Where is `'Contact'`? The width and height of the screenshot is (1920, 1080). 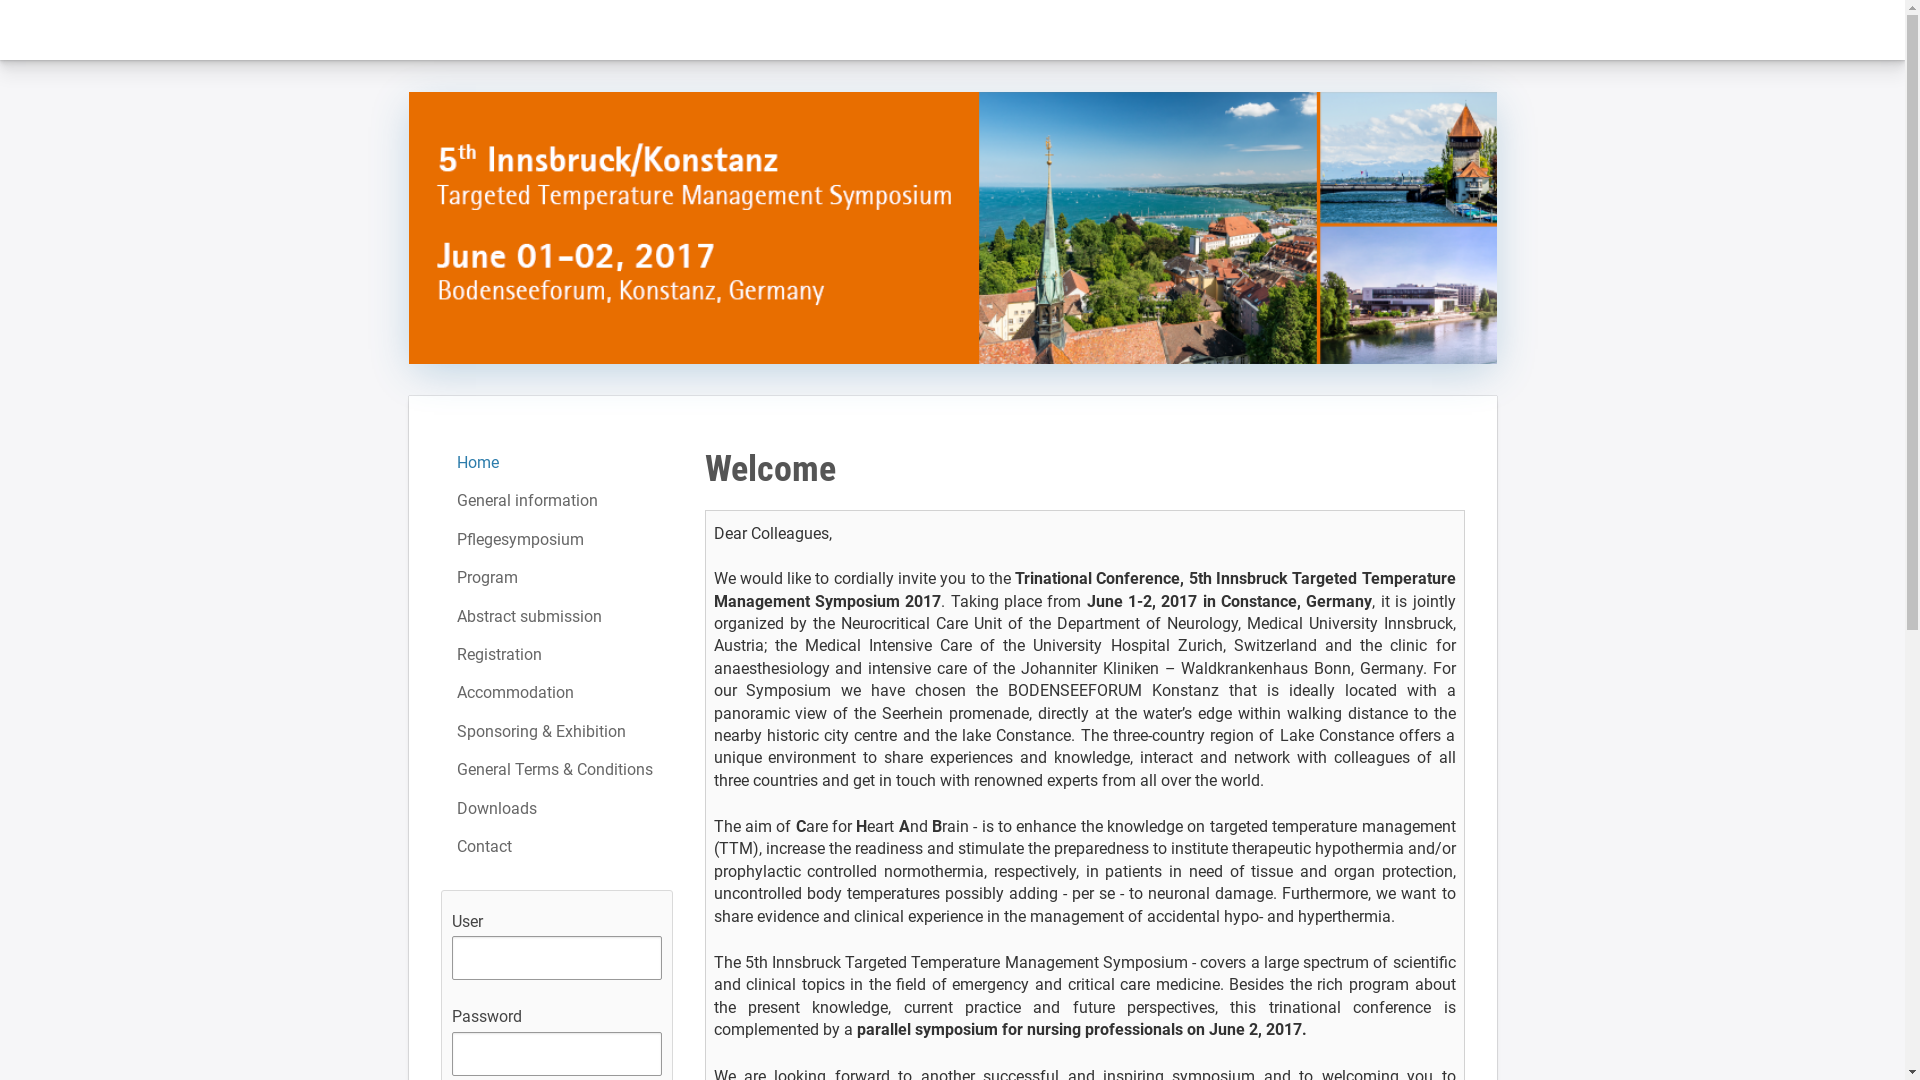 'Contact' is located at coordinates (556, 847).